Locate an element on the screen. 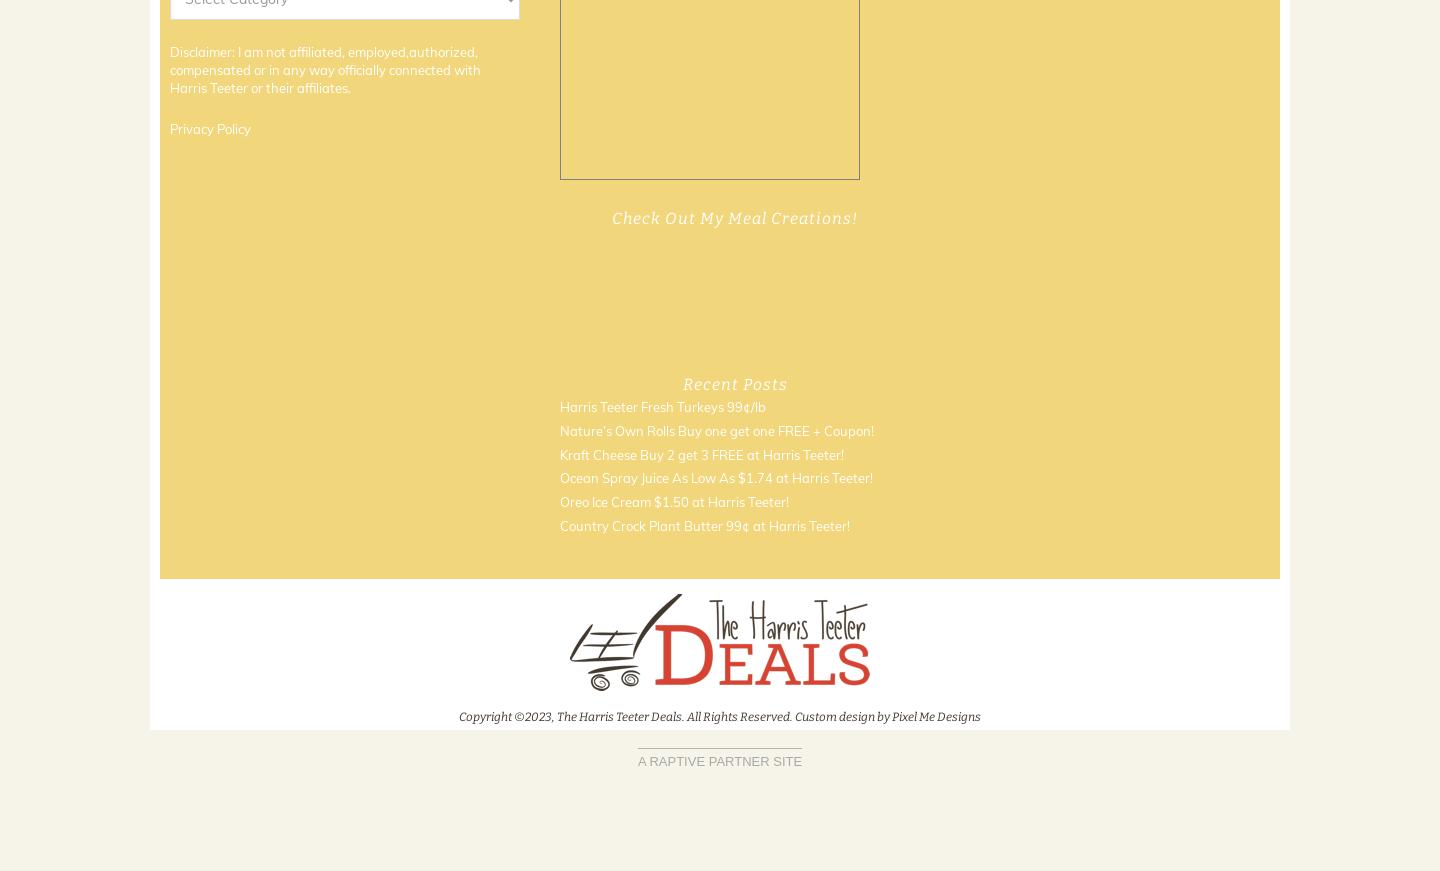 The image size is (1440, 871). 'Pixel Me Designs' is located at coordinates (890, 716).